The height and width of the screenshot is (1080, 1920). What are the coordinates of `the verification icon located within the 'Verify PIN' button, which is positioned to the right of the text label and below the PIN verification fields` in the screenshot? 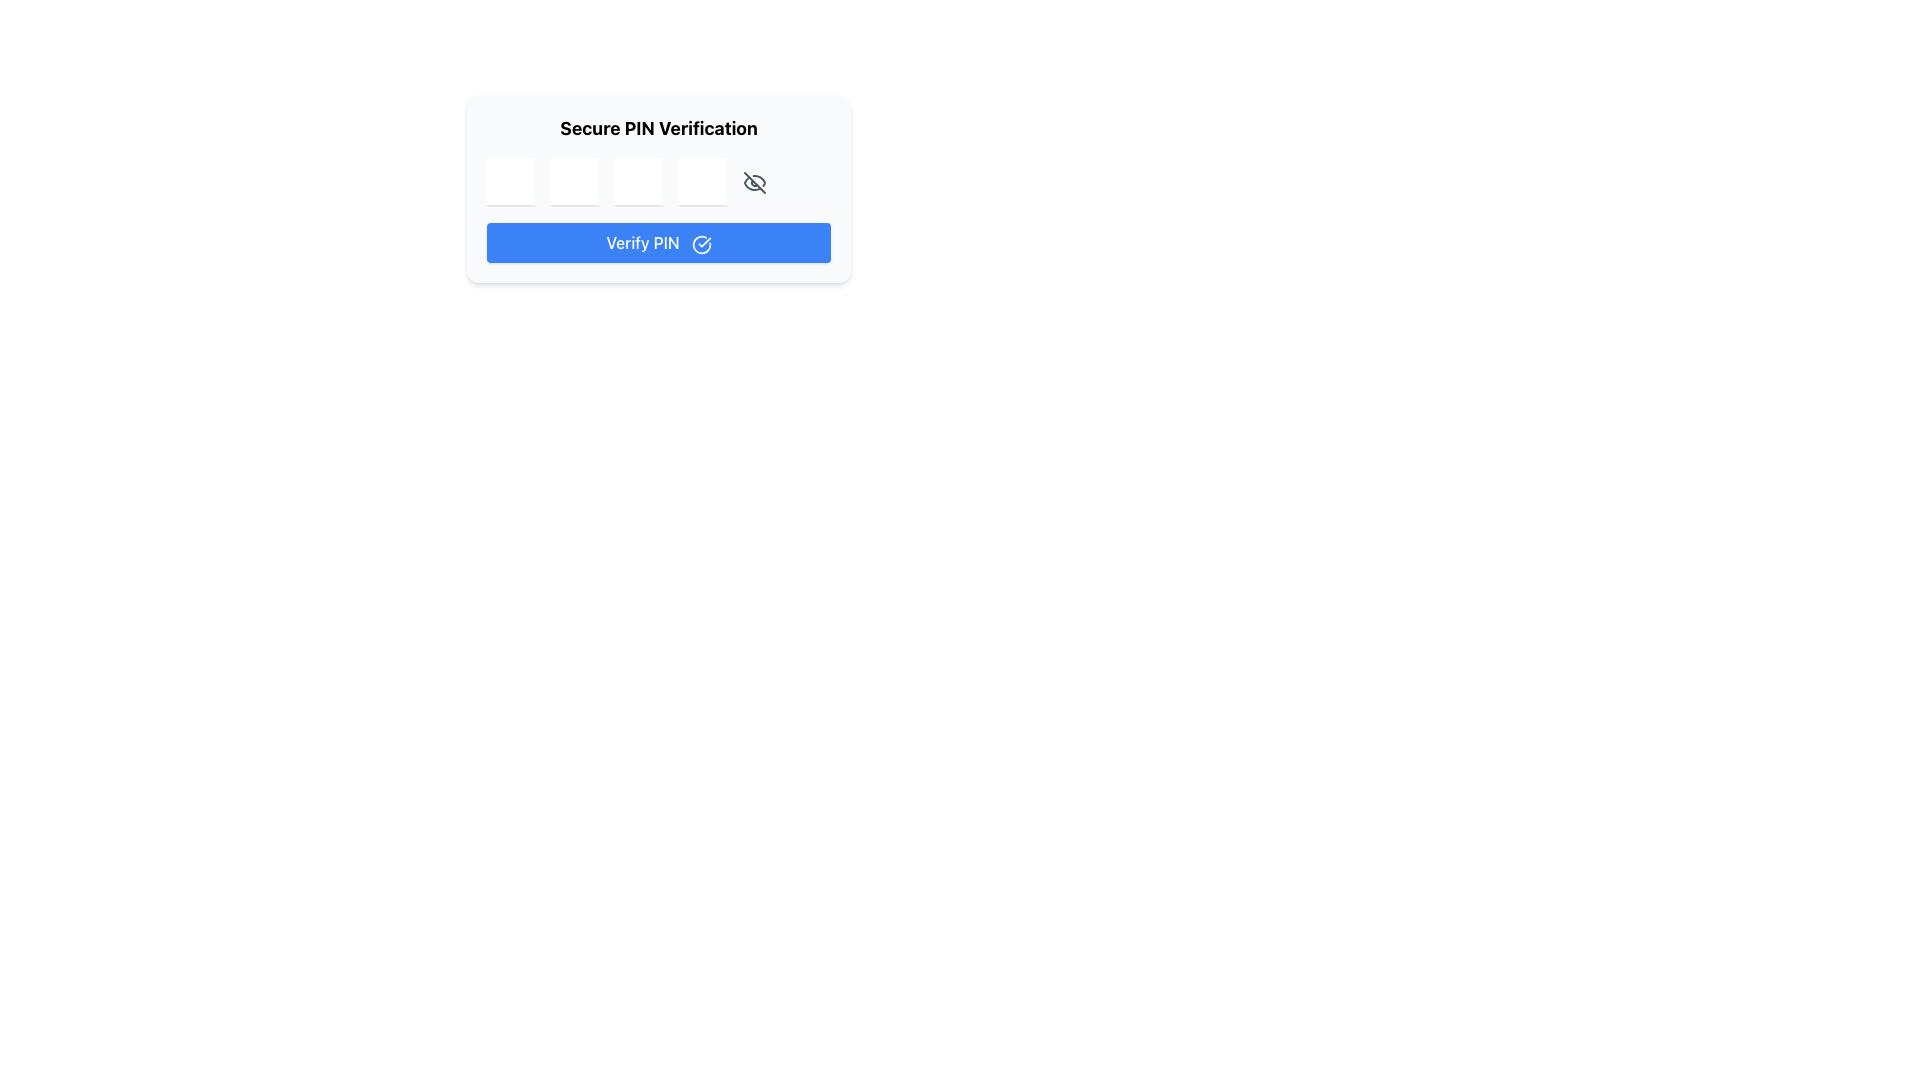 It's located at (701, 243).